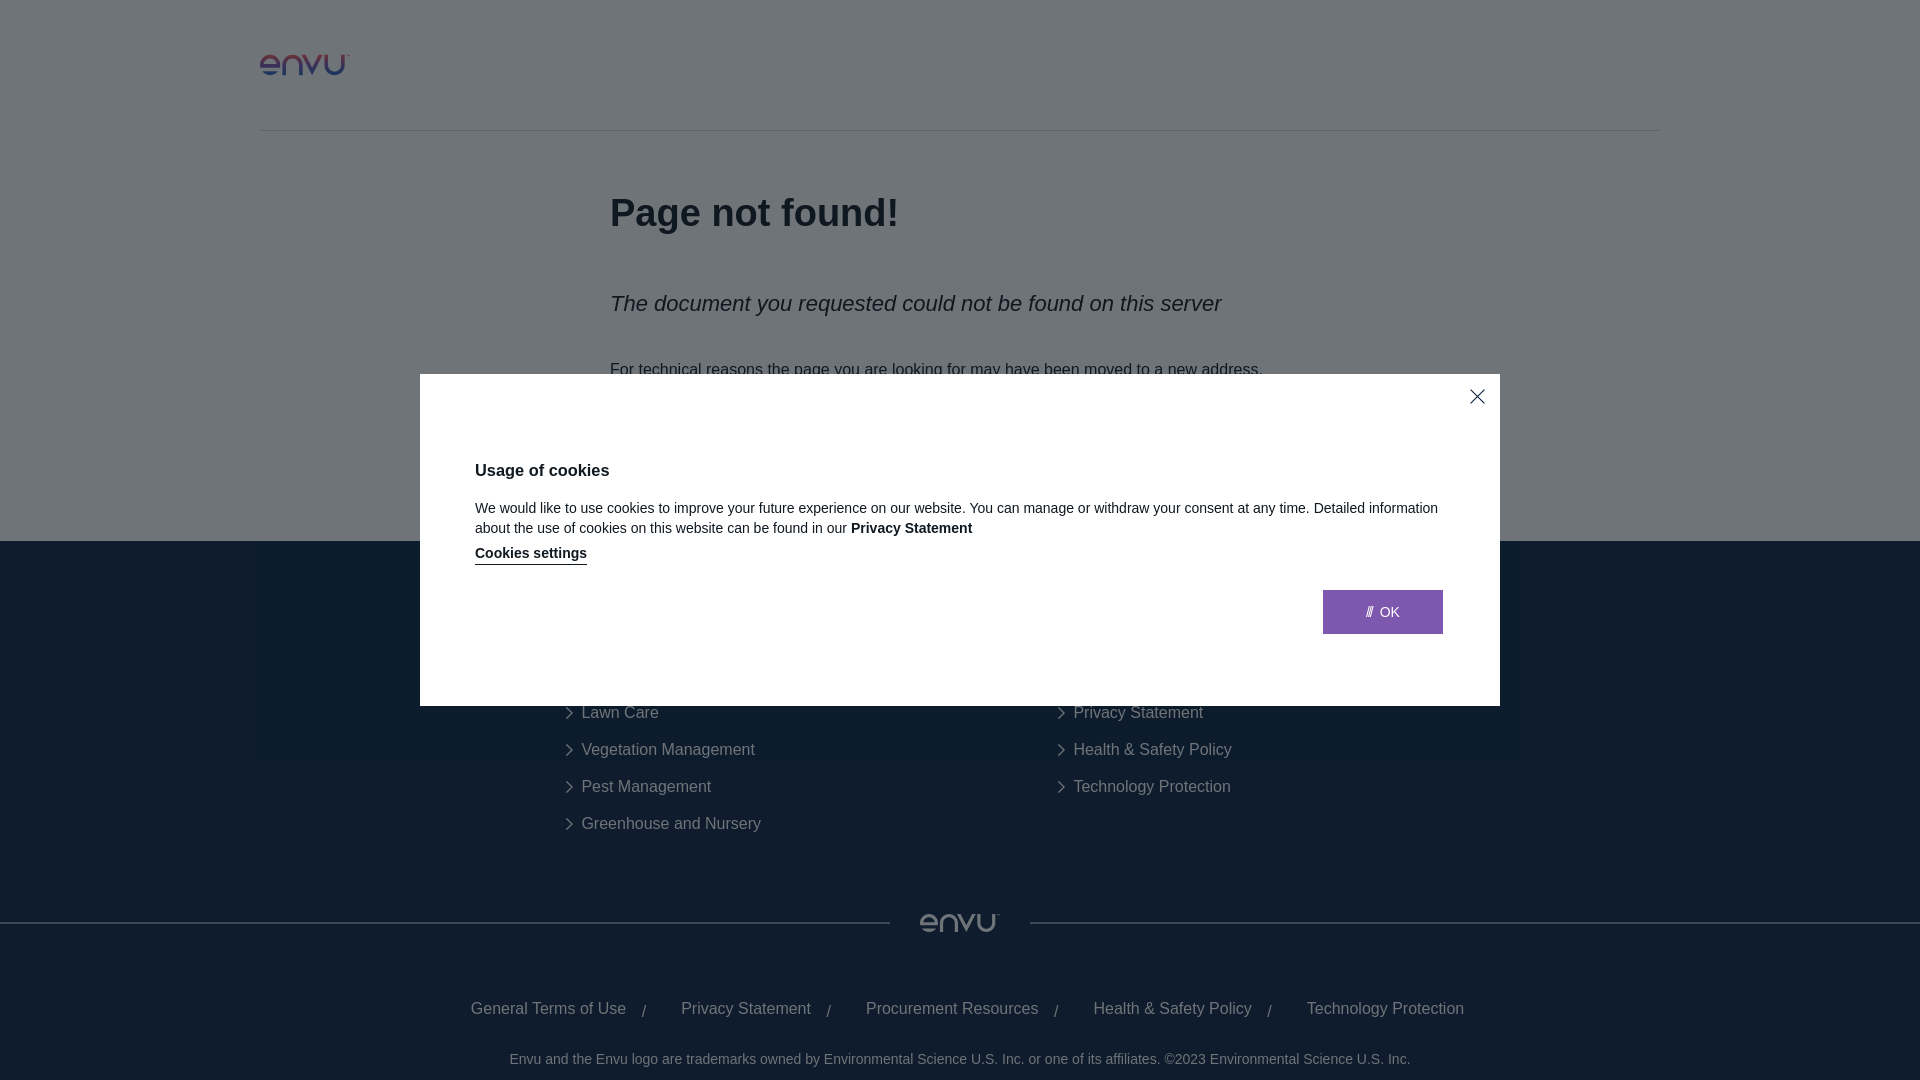 This screenshot has height=1080, width=1920. What do you see at coordinates (1323, 611) in the screenshot?
I see `'OK'` at bounding box center [1323, 611].